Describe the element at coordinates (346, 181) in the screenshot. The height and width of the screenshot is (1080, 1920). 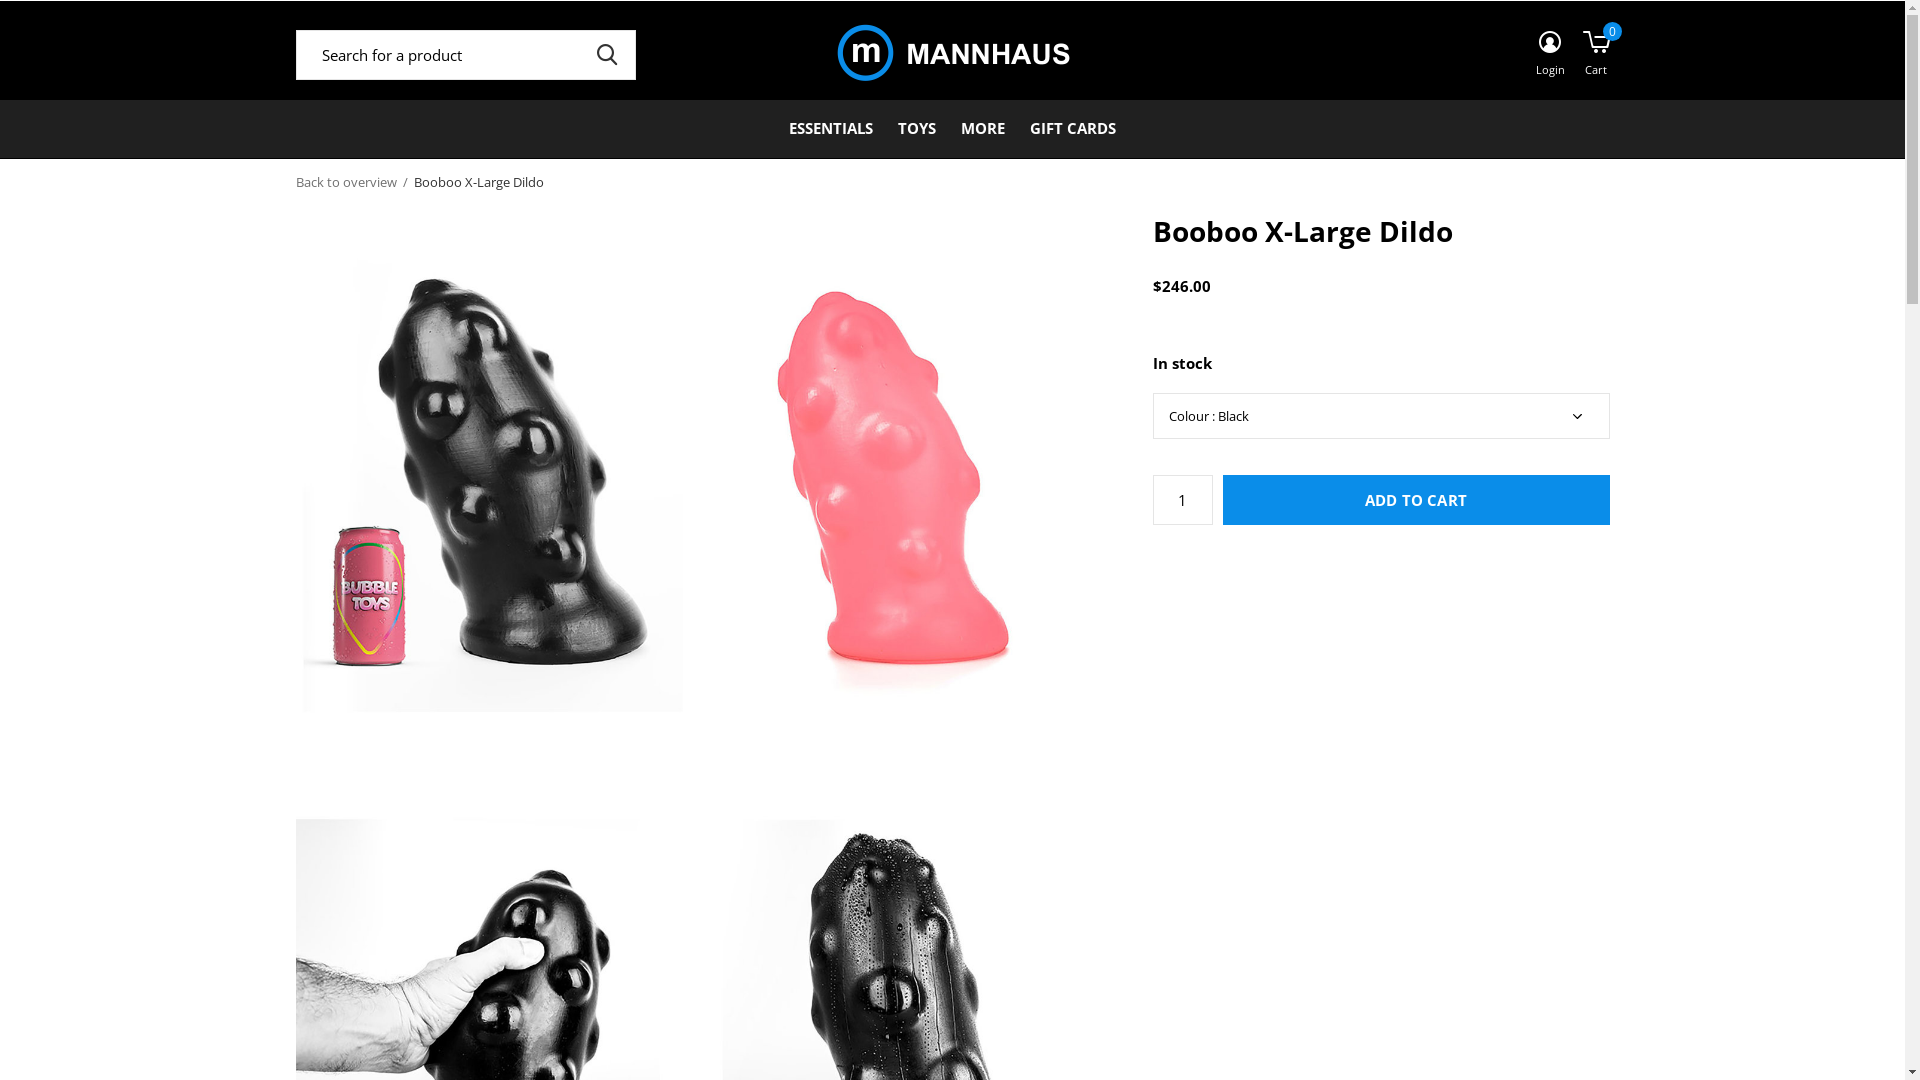
I see `'Back to overview'` at that location.